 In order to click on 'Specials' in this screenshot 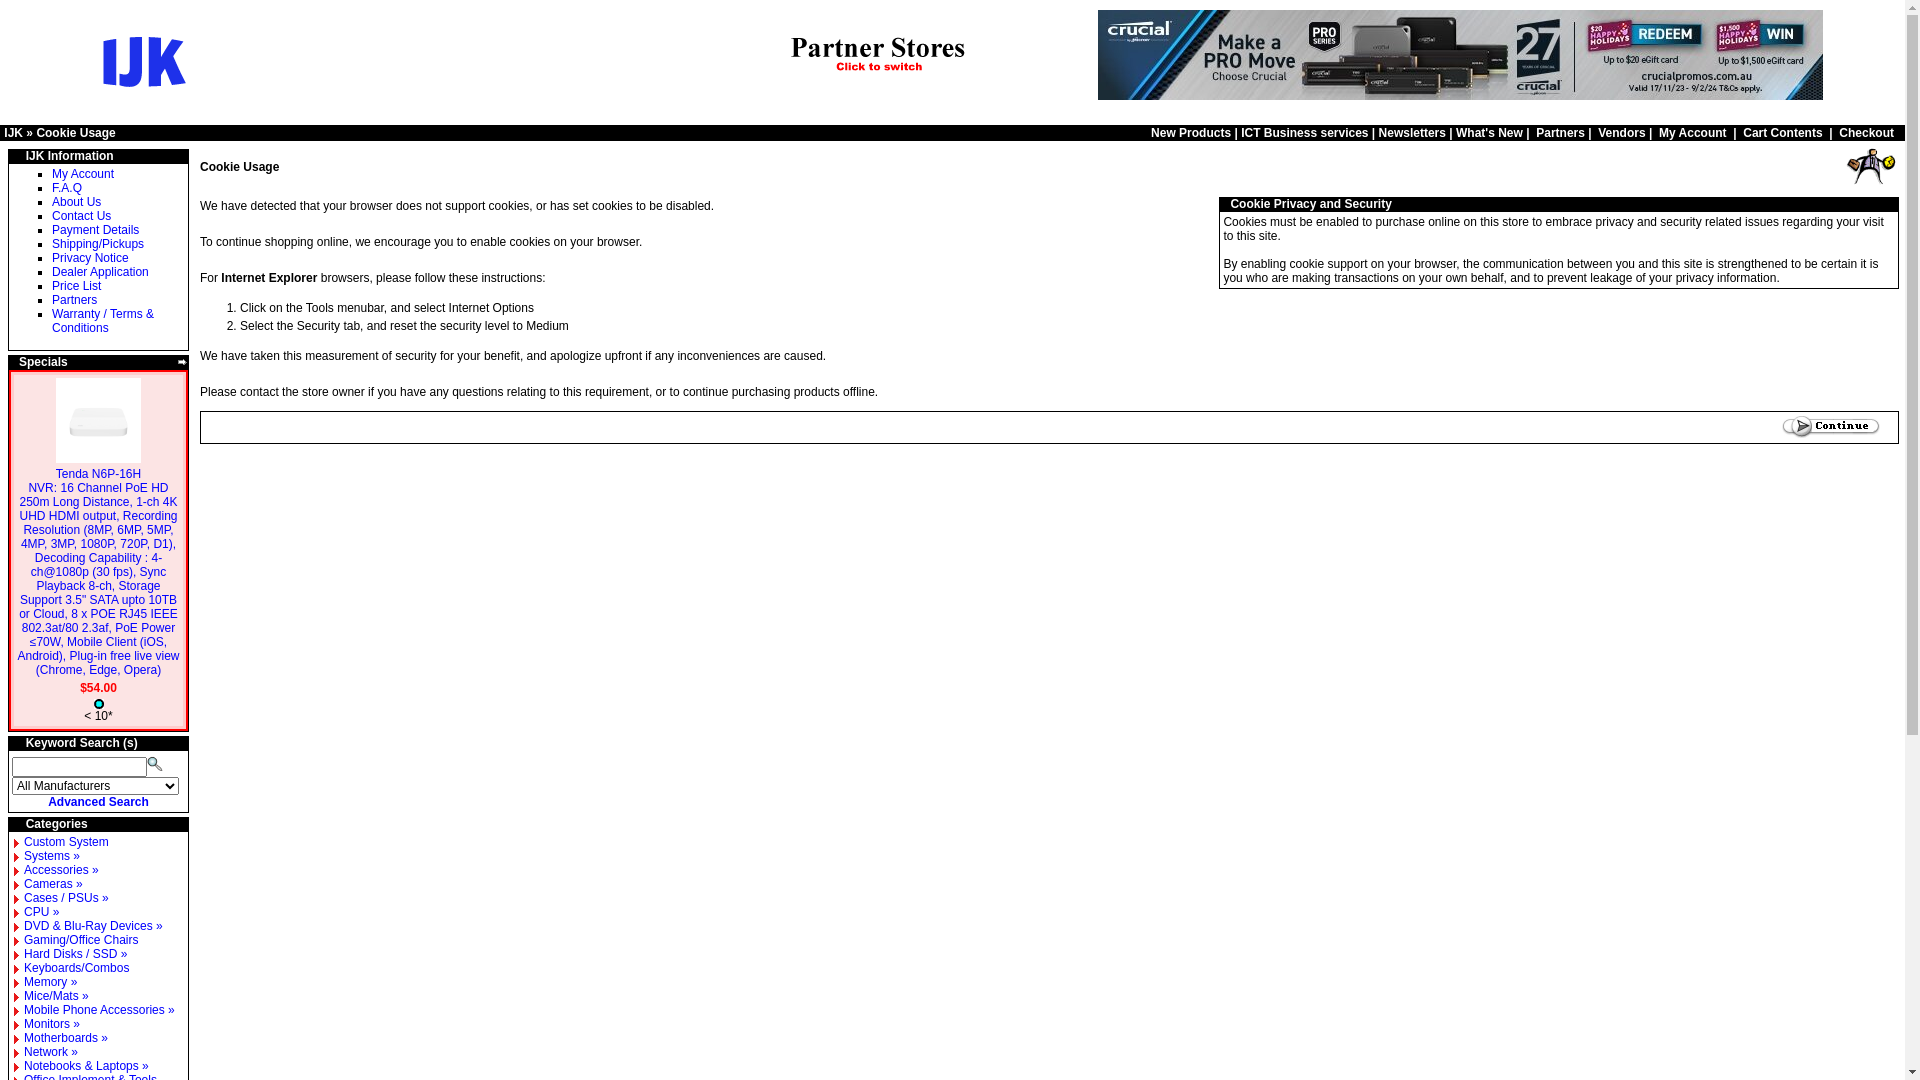, I will do `click(19, 362)`.